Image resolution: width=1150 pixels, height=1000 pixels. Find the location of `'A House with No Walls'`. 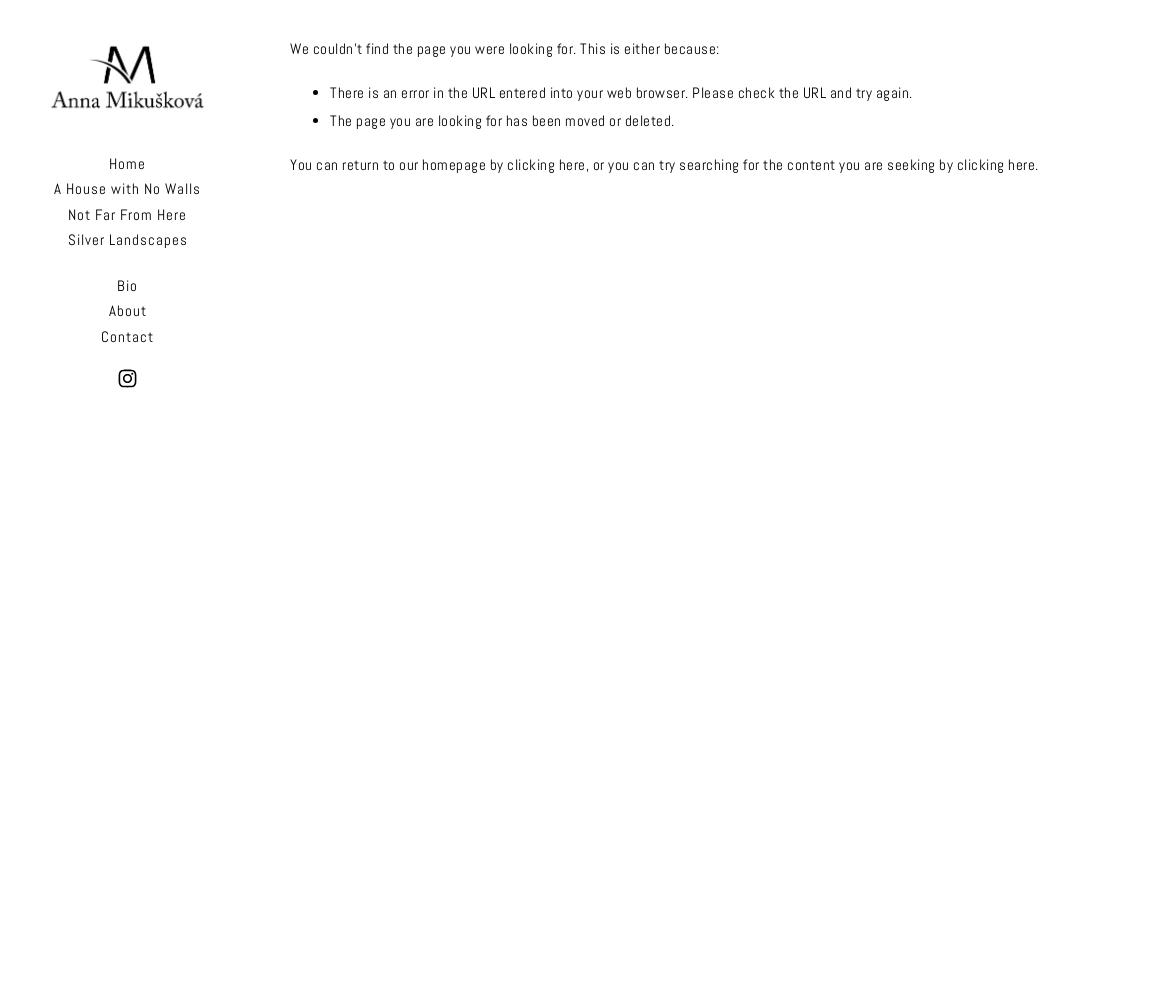

'A House with No Walls' is located at coordinates (126, 188).